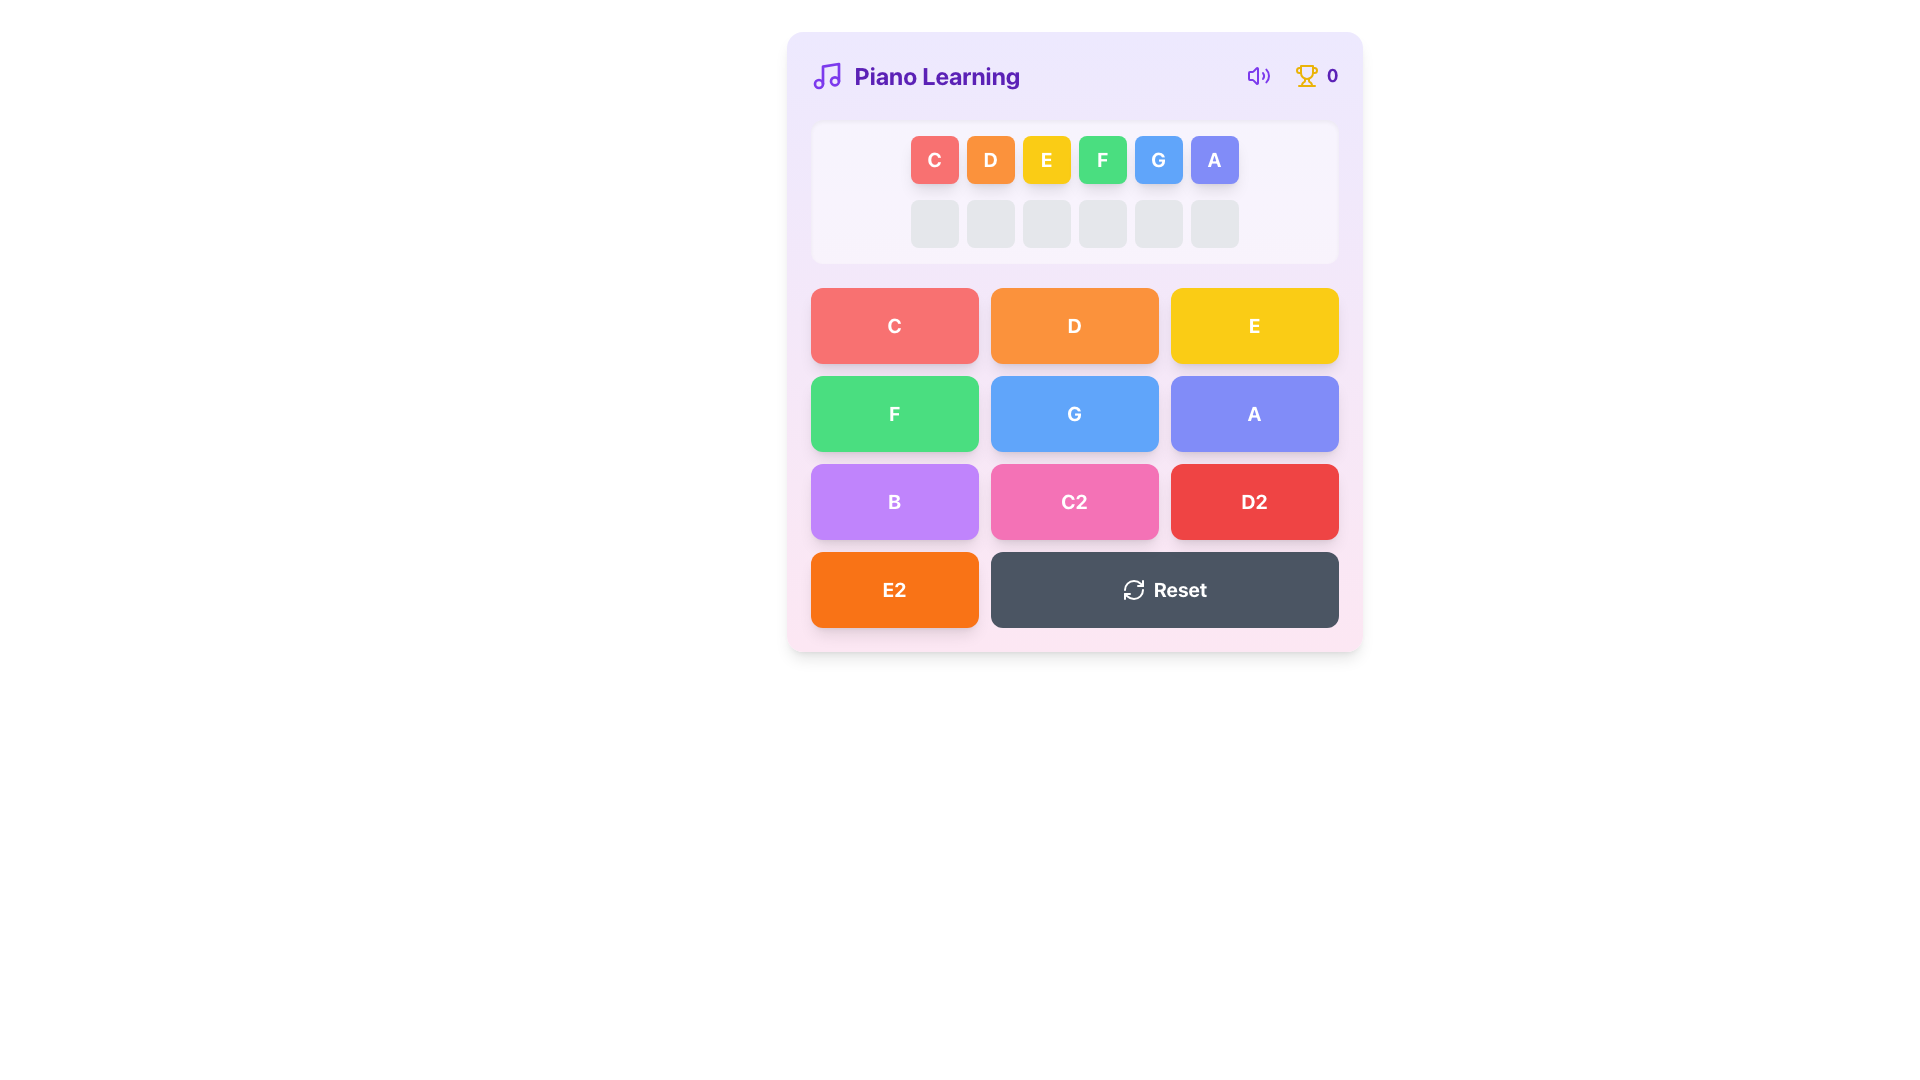 The height and width of the screenshot is (1080, 1920). Describe the element at coordinates (1257, 75) in the screenshot. I see `the central volume icon located at the top-right corner of the interface` at that location.